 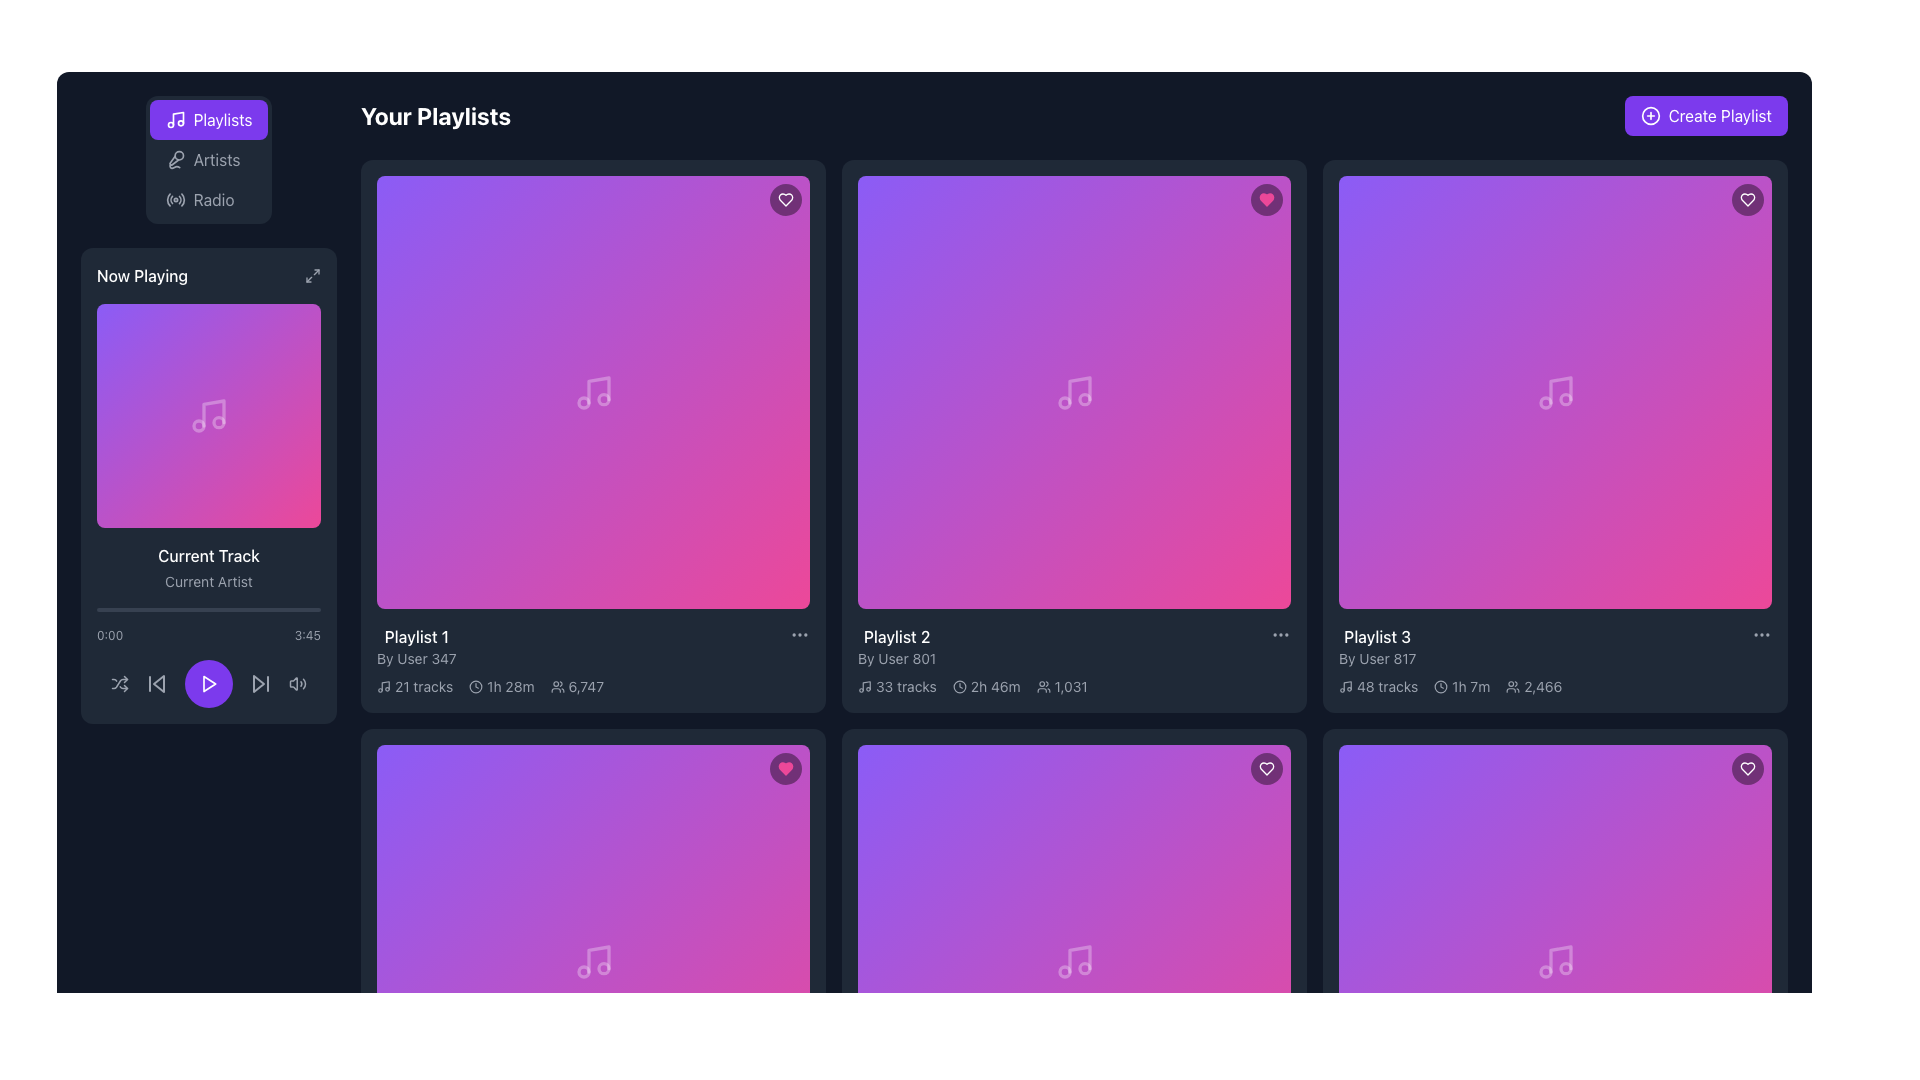 What do you see at coordinates (510, 685) in the screenshot?
I see `the text element displaying '1h 28m' in light gray color, which is part of the metadata under the playlist card for 'Playlist 1'` at bounding box center [510, 685].